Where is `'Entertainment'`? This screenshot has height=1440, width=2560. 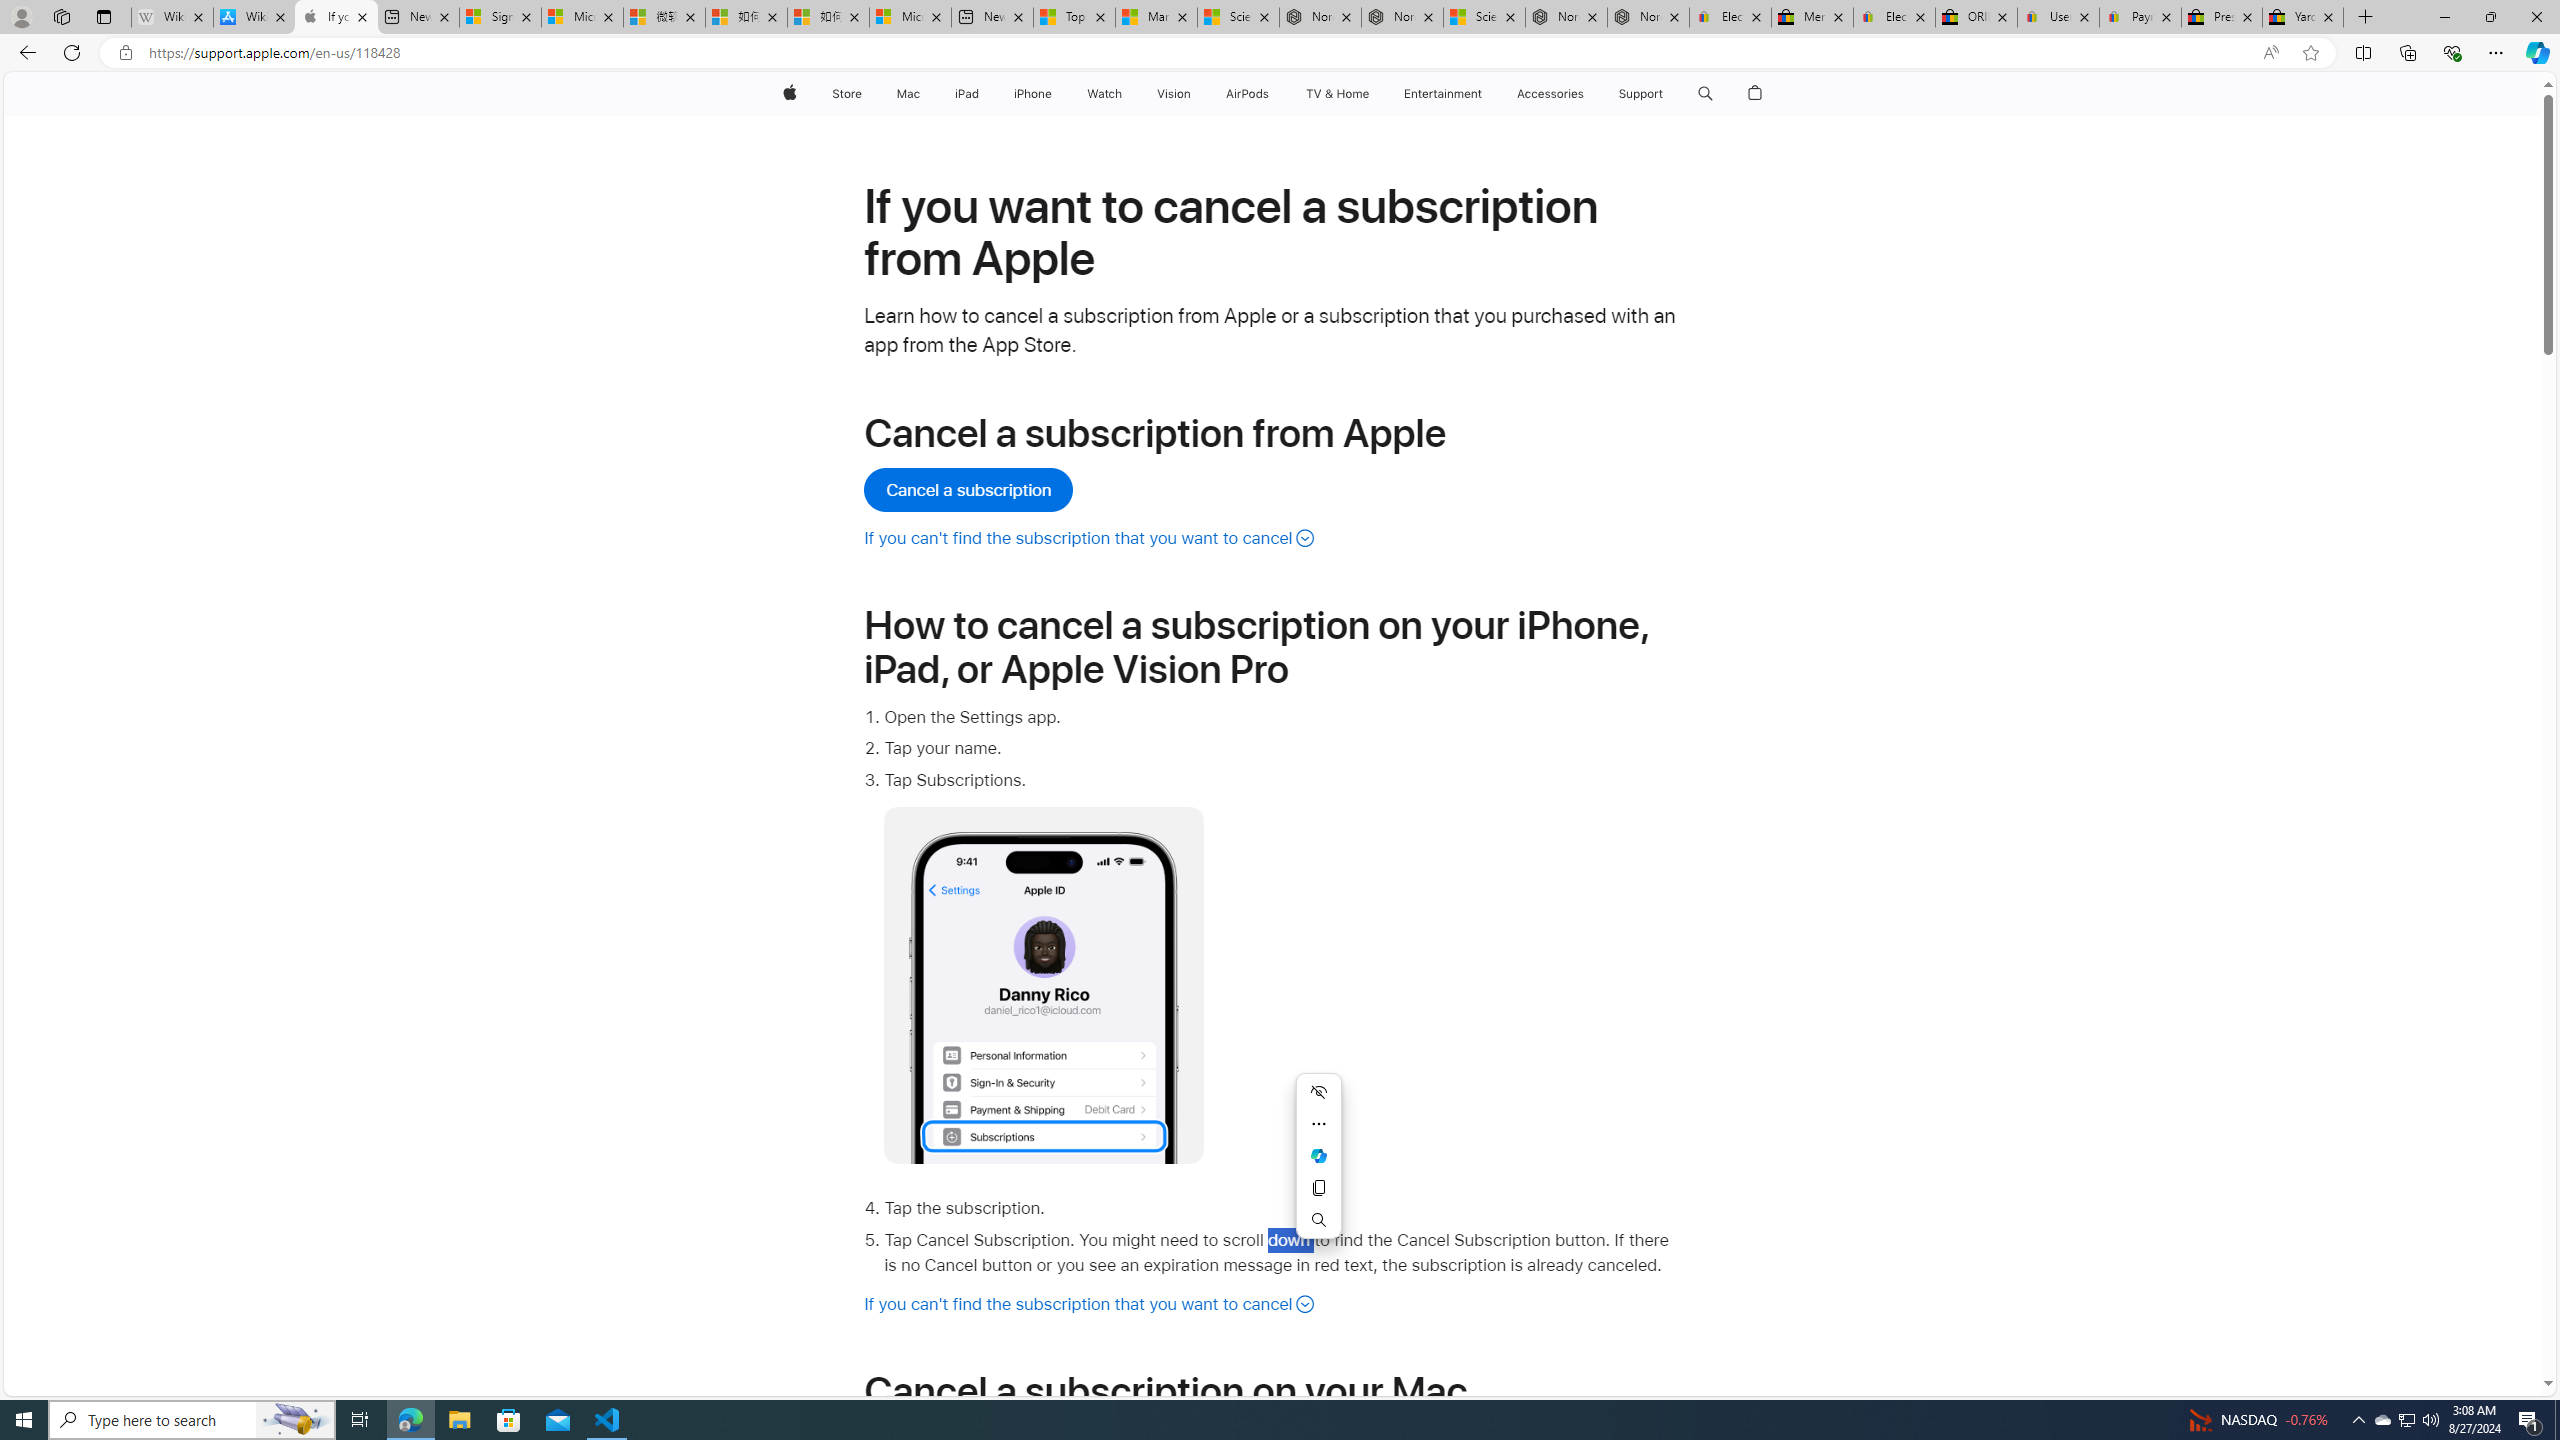
'Entertainment' is located at coordinates (1442, 93).